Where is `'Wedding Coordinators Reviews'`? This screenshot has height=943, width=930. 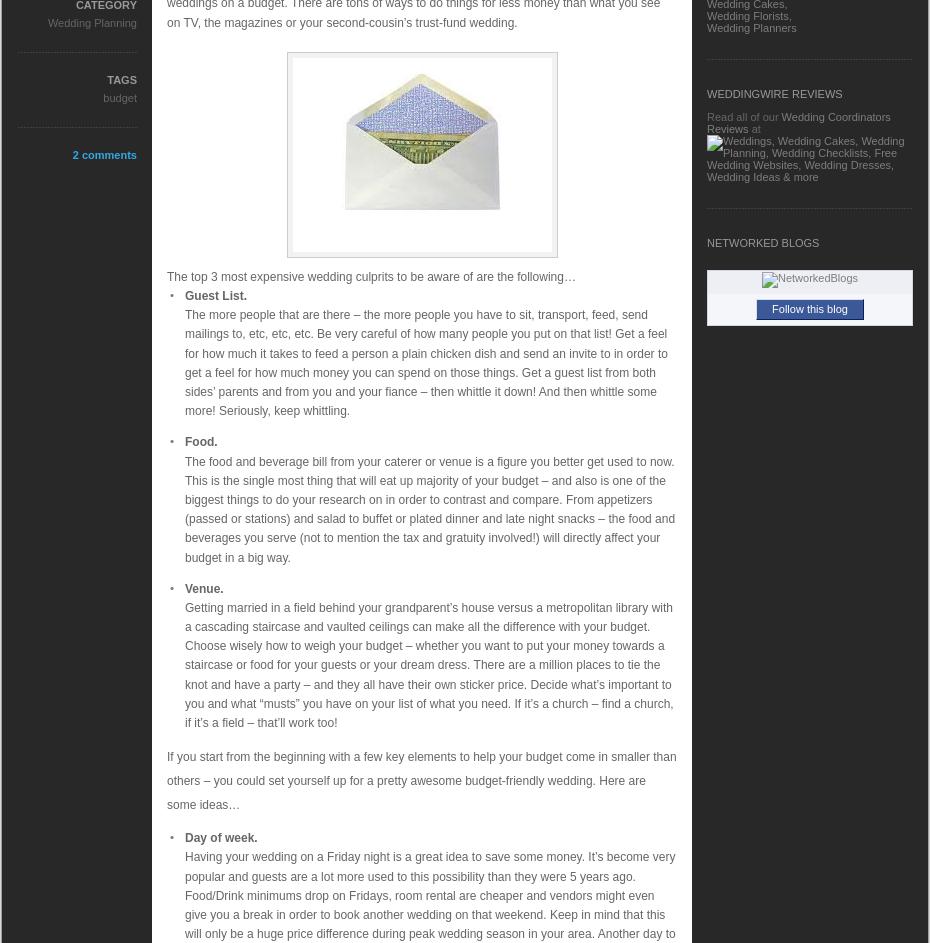 'Wedding Coordinators Reviews' is located at coordinates (706, 122).